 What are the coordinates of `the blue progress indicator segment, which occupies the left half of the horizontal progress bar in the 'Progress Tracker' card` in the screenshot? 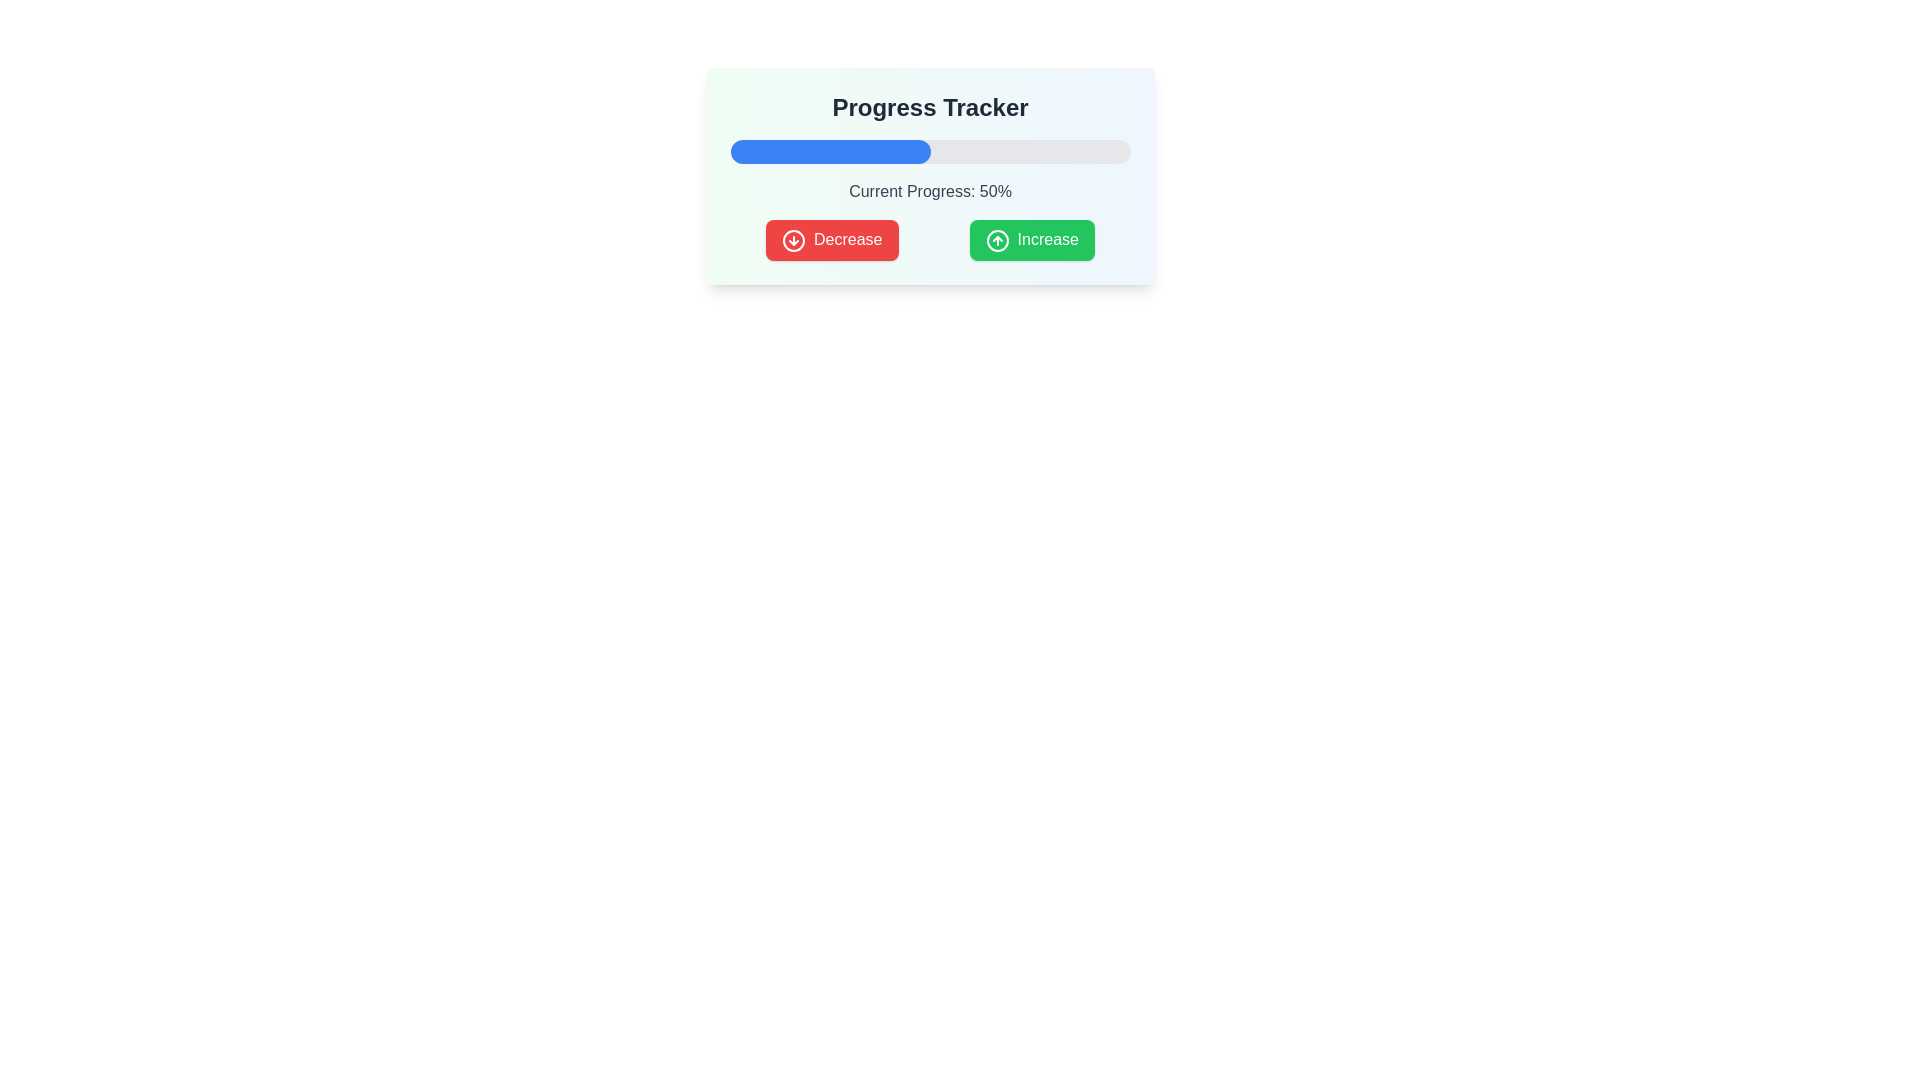 It's located at (830, 150).